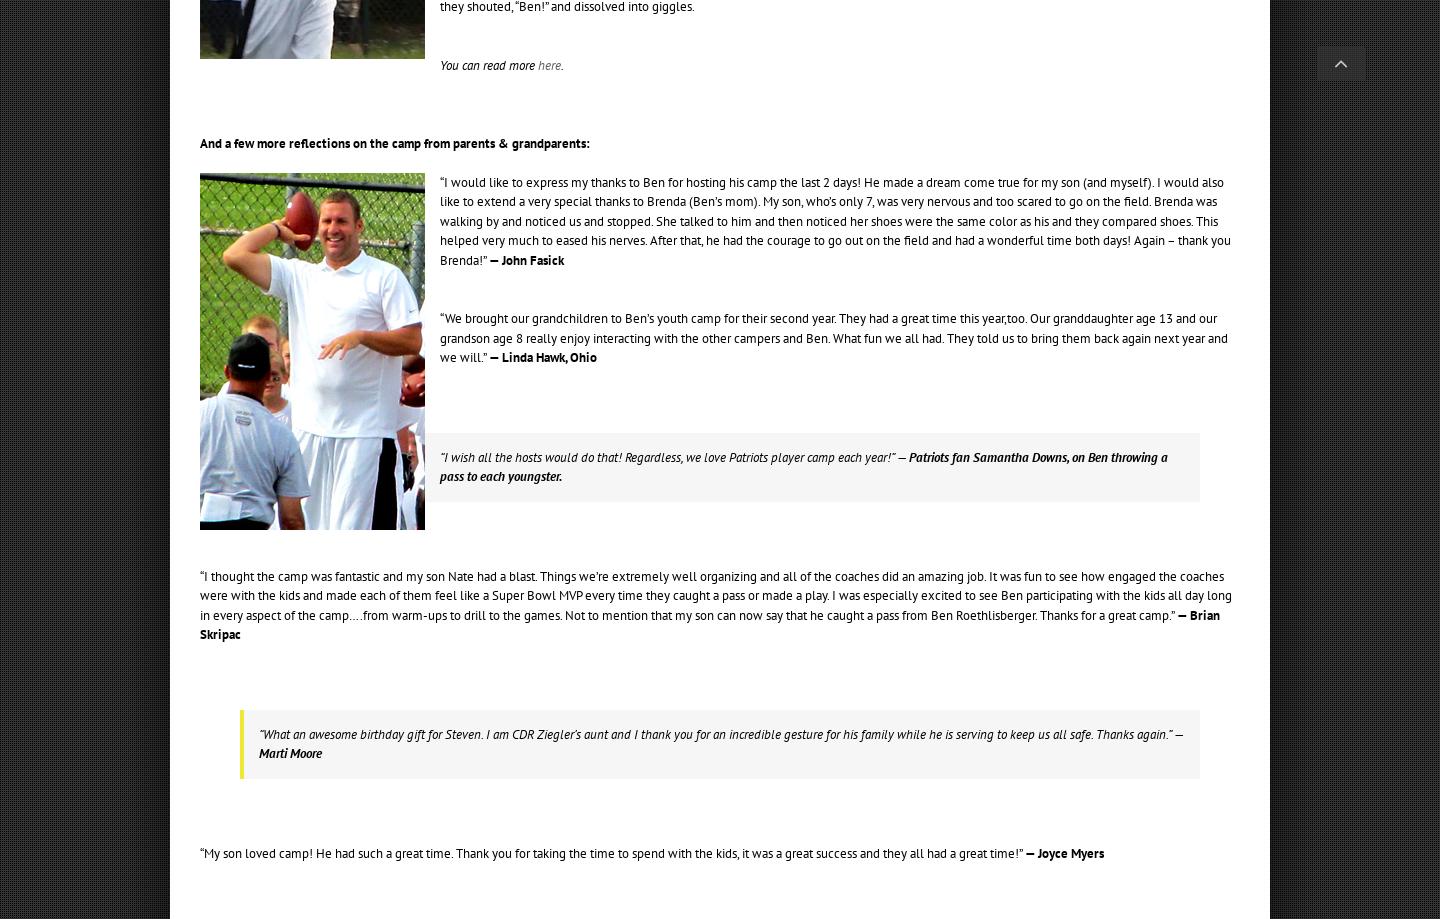  What do you see at coordinates (562, 64) in the screenshot?
I see `'.'` at bounding box center [562, 64].